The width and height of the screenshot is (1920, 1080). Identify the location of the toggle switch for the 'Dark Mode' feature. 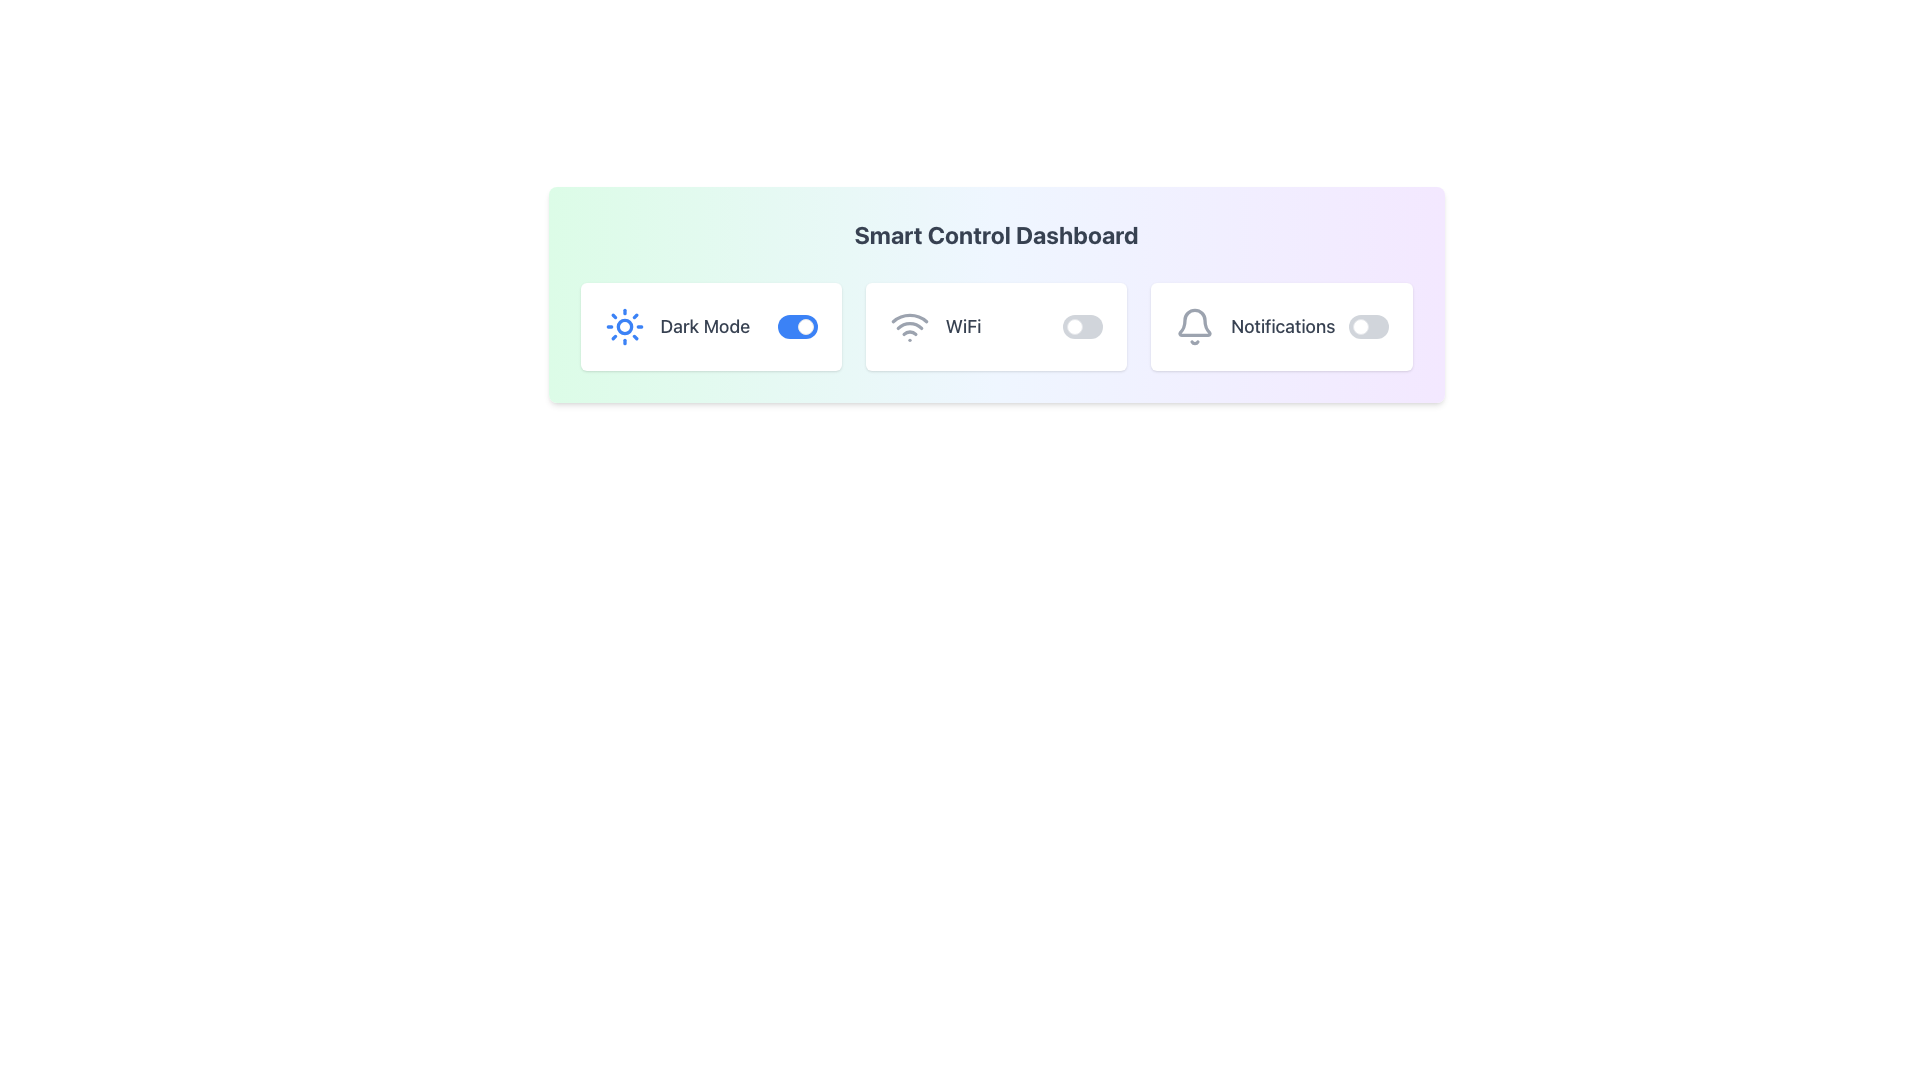
(796, 326).